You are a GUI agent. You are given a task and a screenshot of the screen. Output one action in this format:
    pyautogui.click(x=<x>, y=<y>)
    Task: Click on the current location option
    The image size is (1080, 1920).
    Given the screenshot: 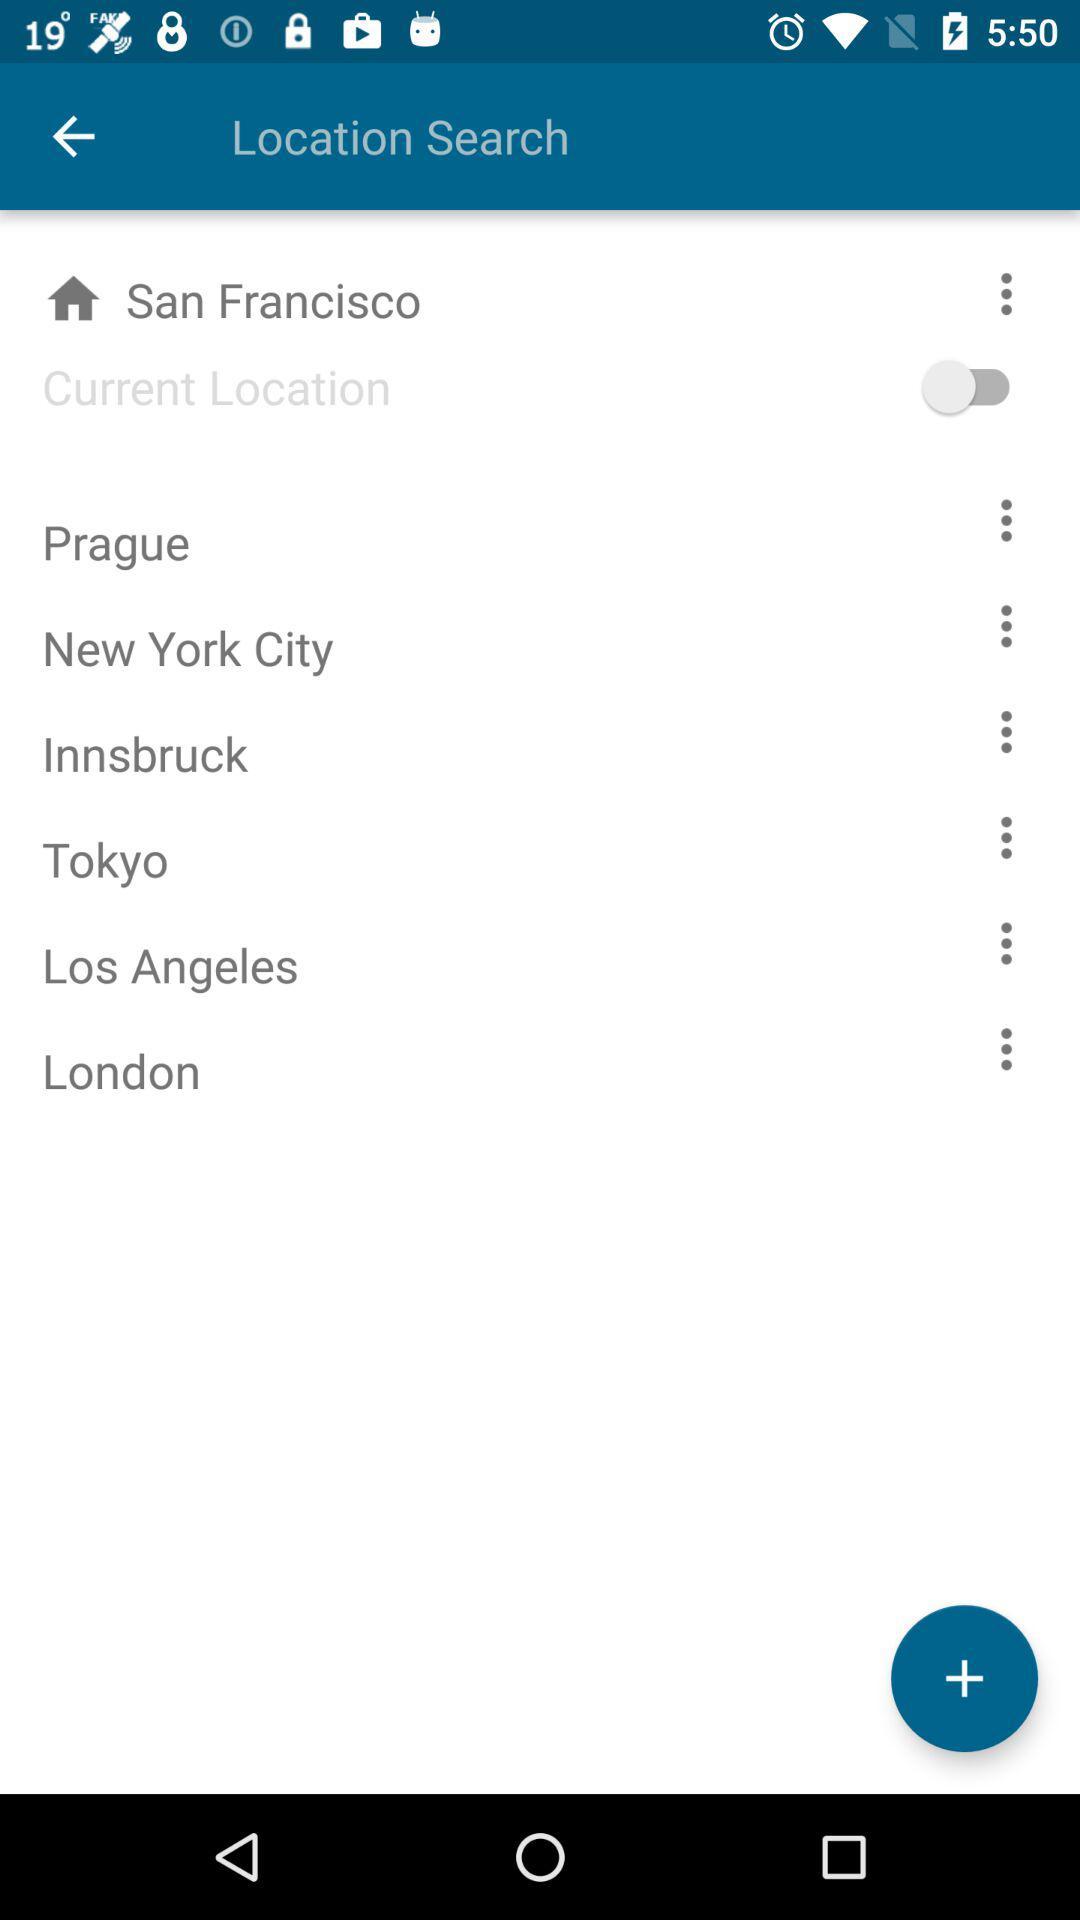 What is the action you would take?
    pyautogui.click(x=996, y=386)
    